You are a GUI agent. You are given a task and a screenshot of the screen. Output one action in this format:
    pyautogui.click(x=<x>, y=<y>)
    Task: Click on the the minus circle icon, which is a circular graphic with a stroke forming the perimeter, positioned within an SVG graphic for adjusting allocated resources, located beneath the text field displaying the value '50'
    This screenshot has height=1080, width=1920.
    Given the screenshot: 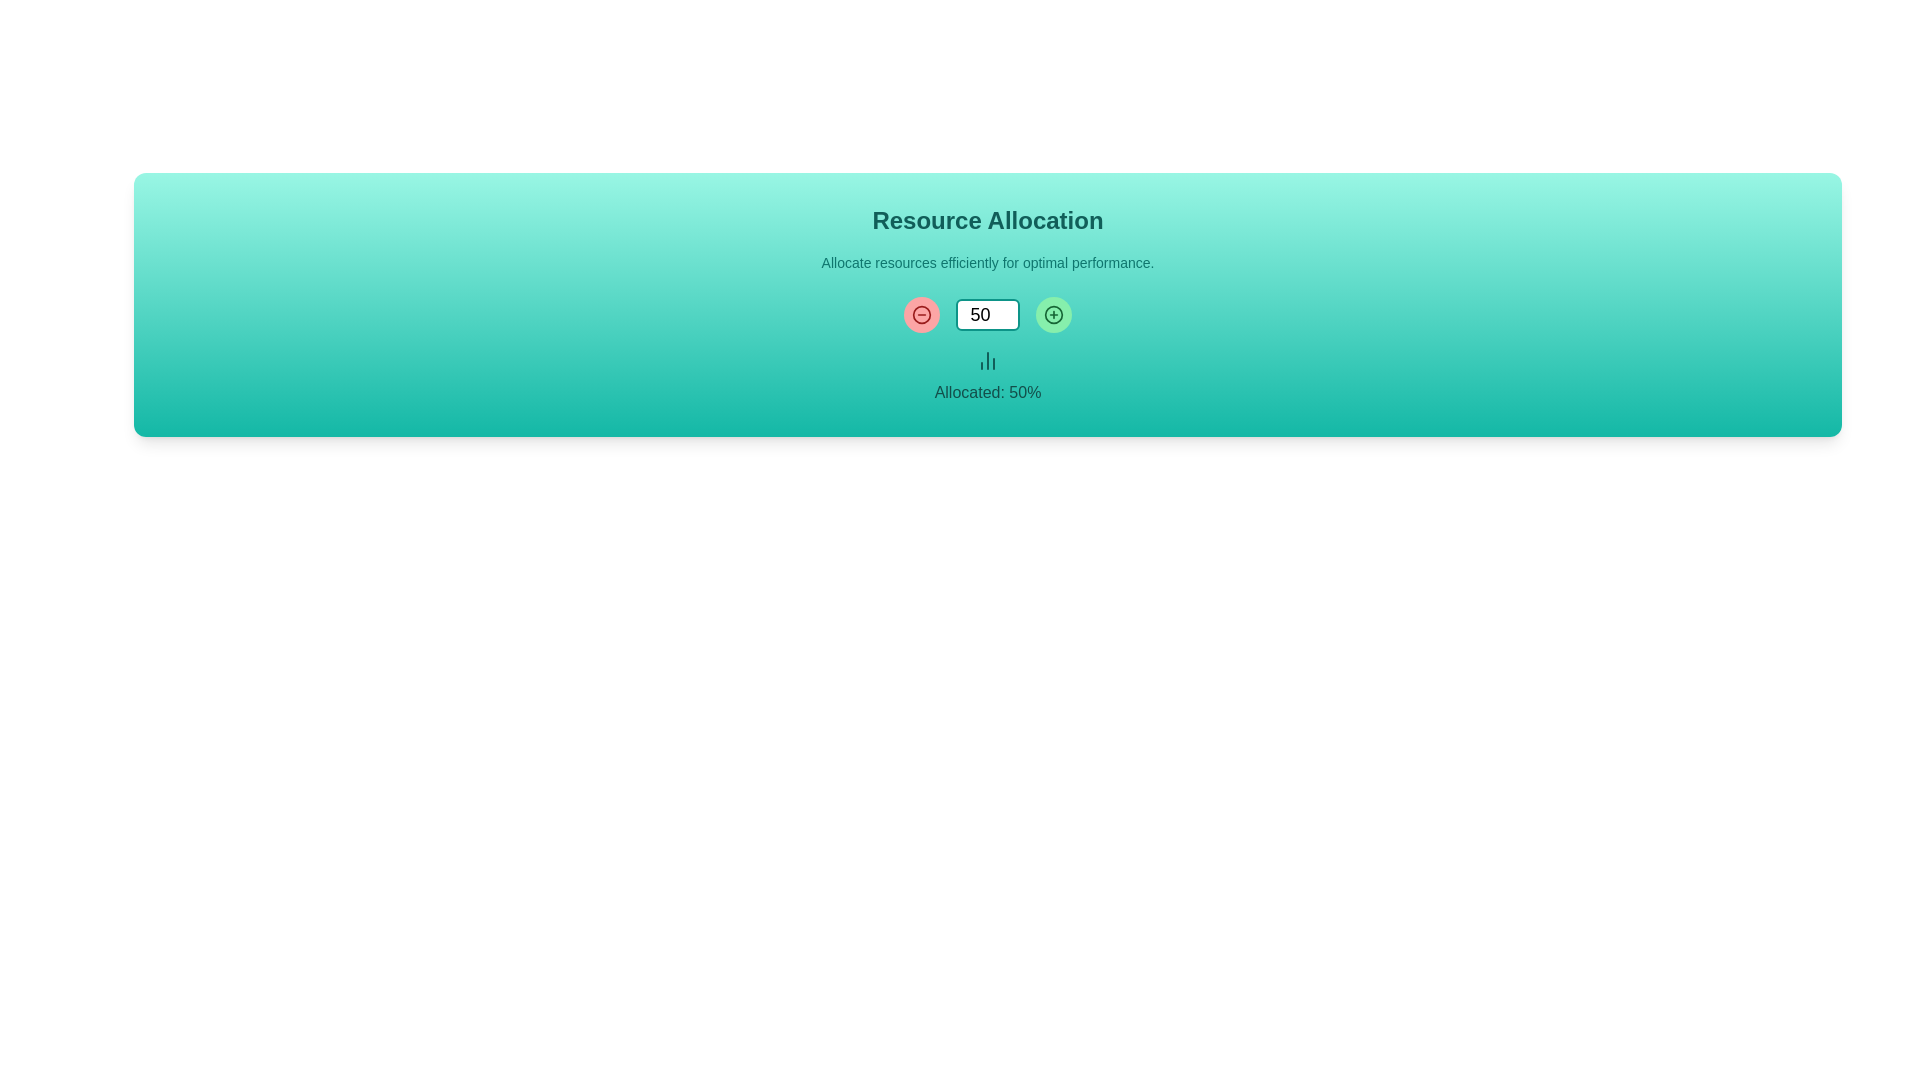 What is the action you would take?
    pyautogui.click(x=920, y=315)
    